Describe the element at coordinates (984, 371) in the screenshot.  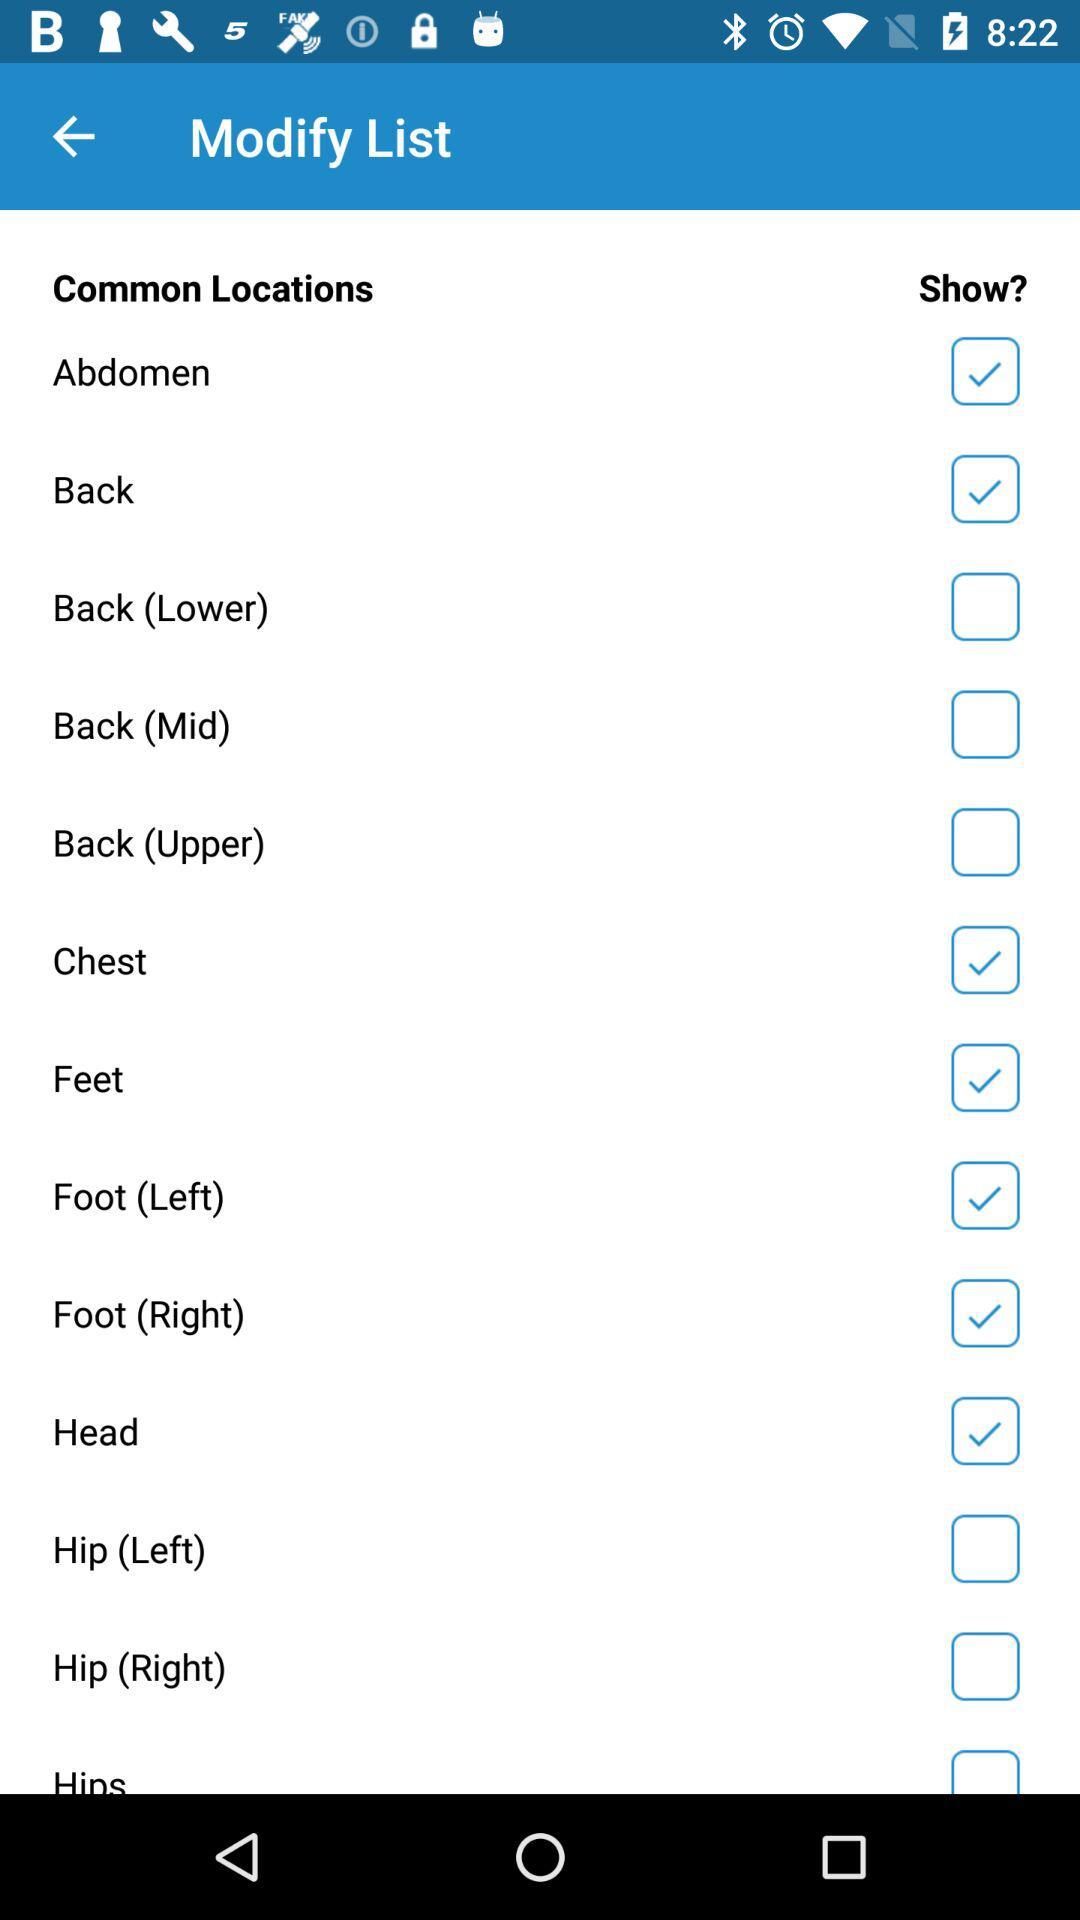
I see `to allow modifications to the abdomen` at that location.